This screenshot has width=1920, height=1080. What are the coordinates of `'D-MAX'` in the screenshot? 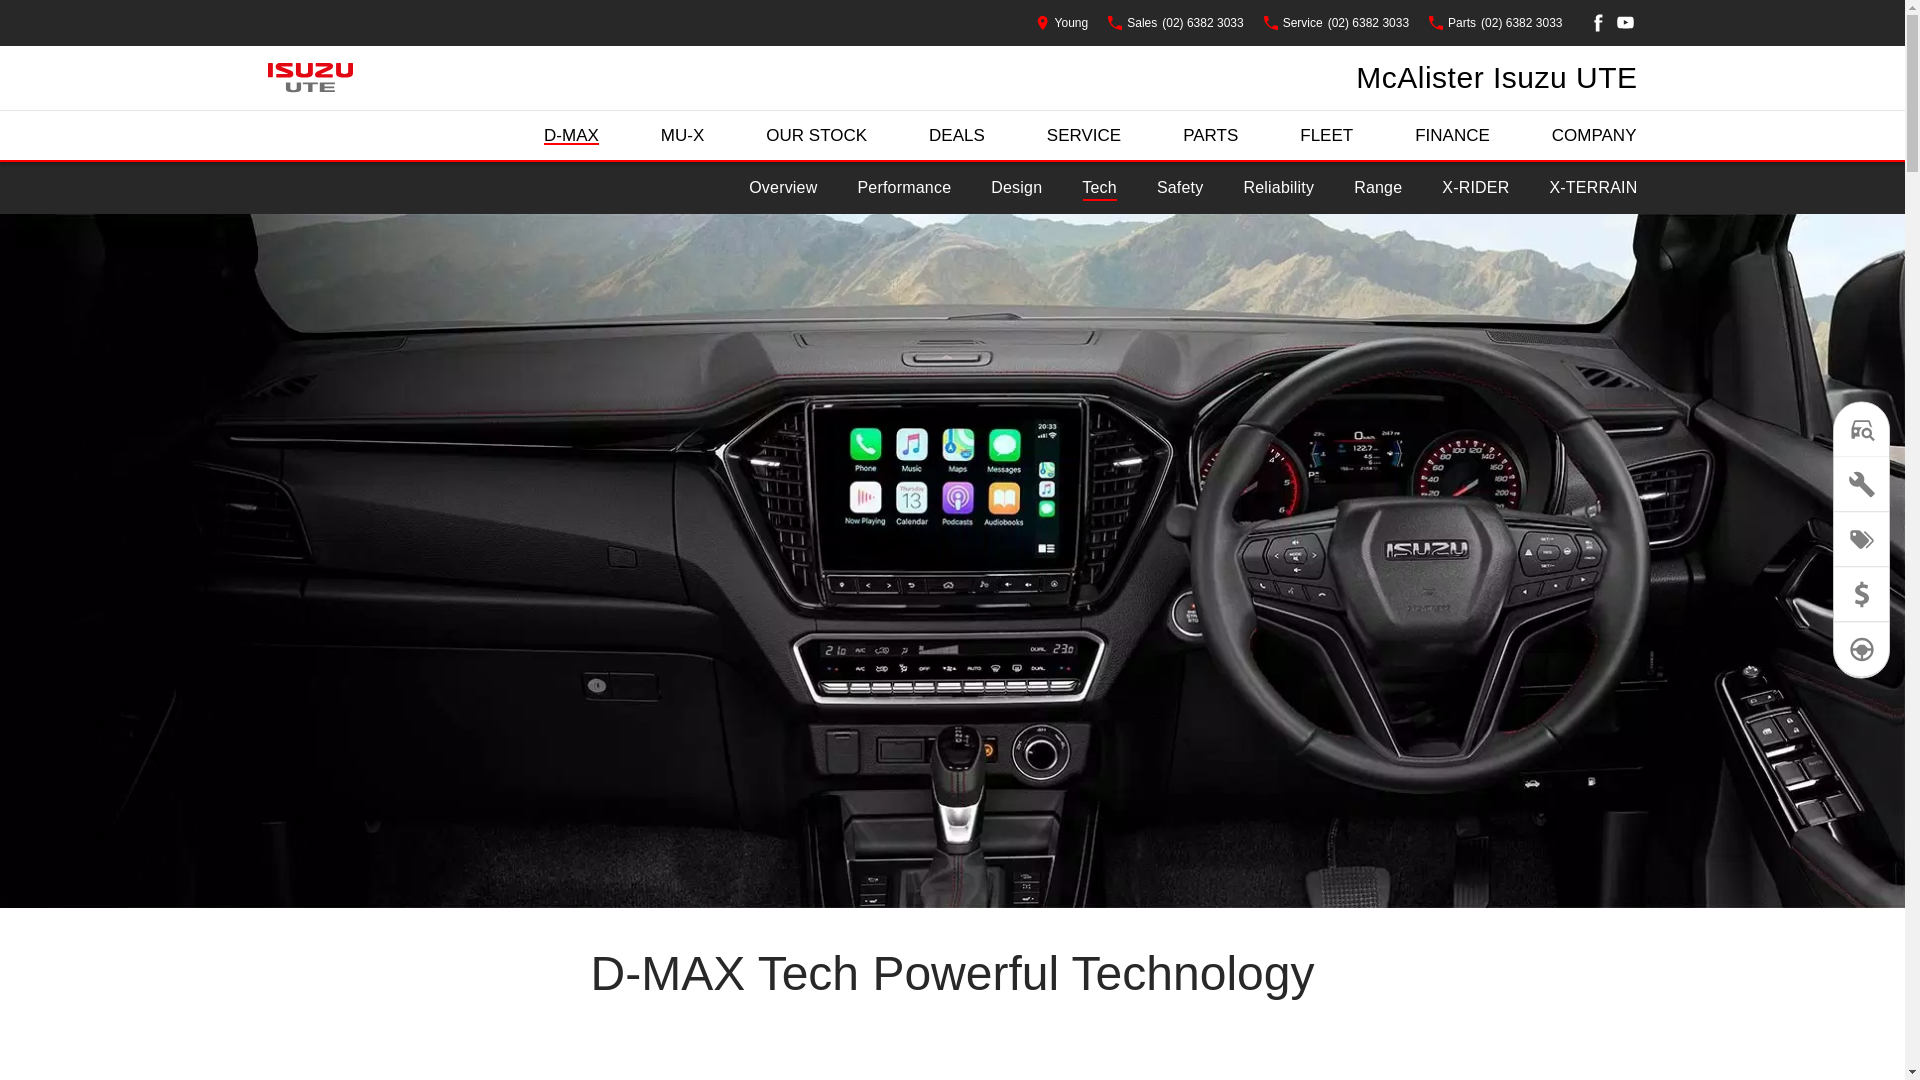 It's located at (570, 135).